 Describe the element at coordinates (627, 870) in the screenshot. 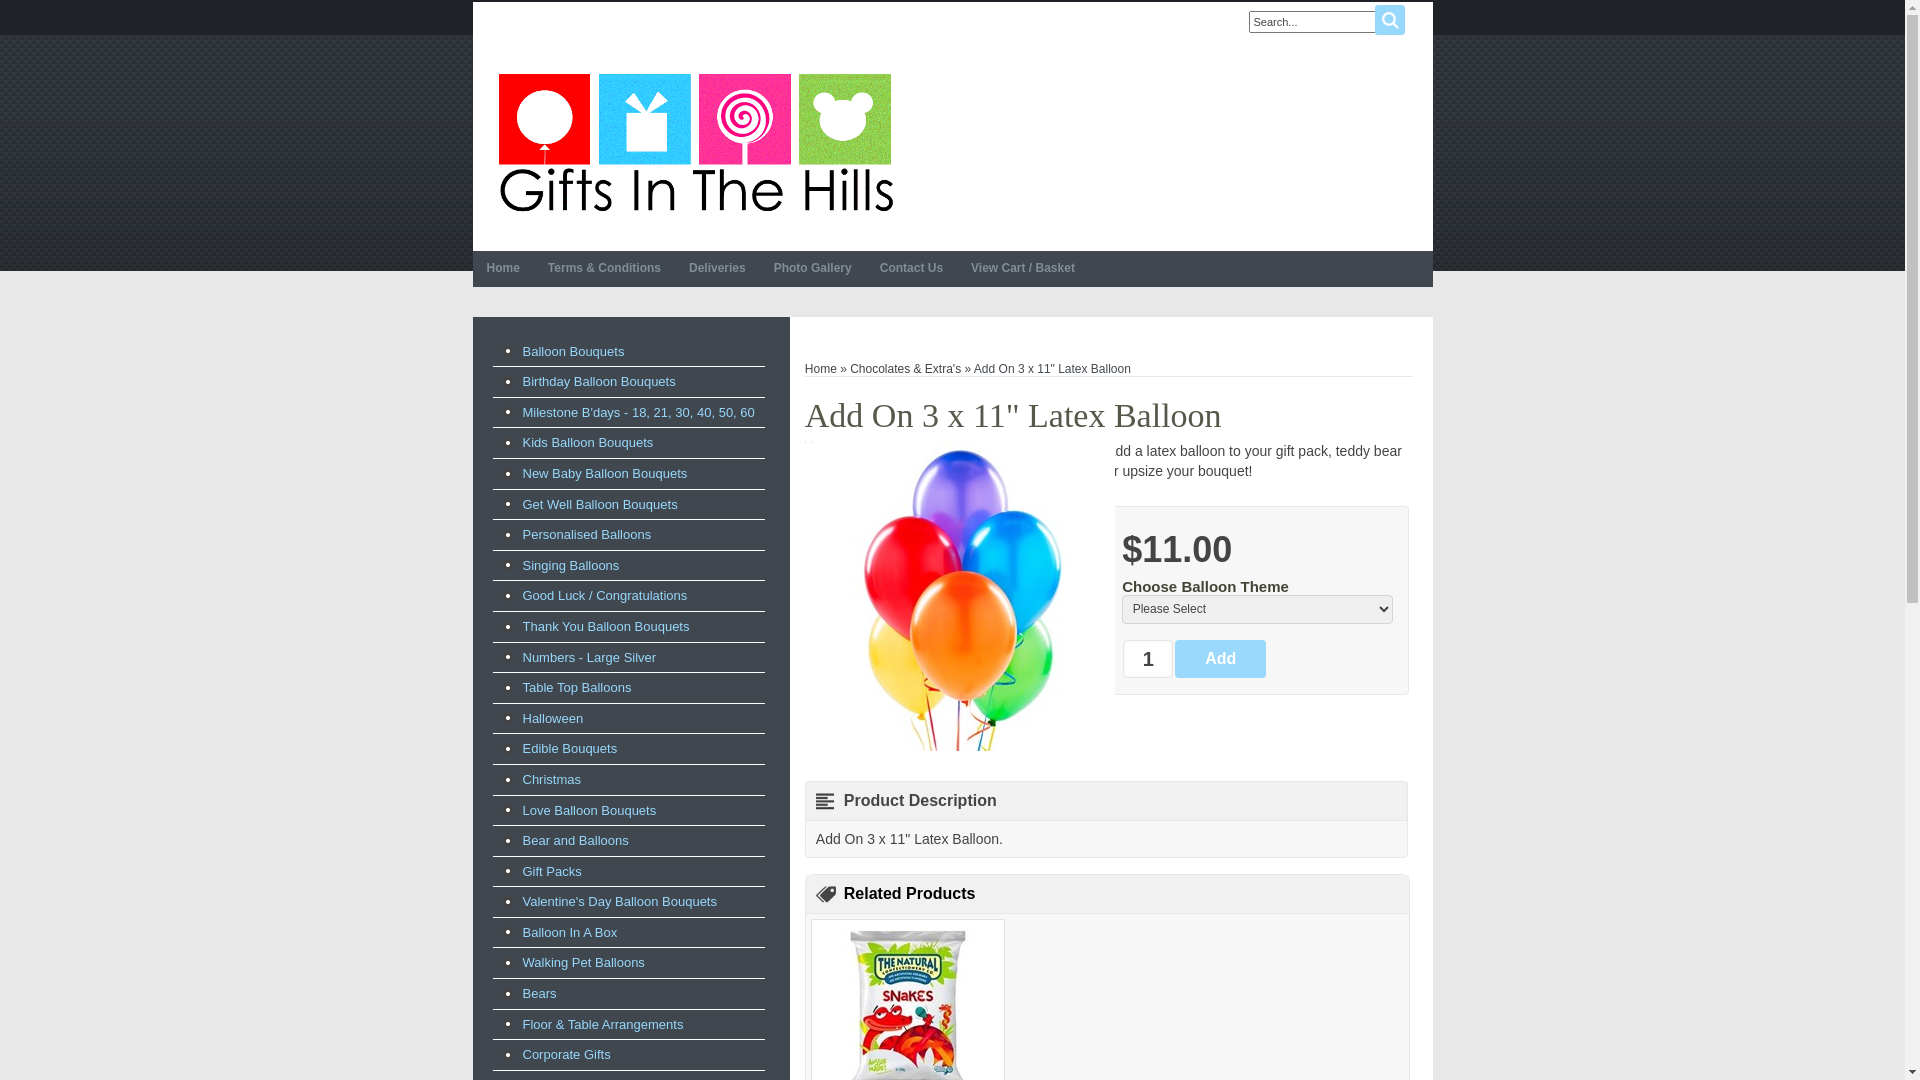

I see `'Gift Packs'` at that location.